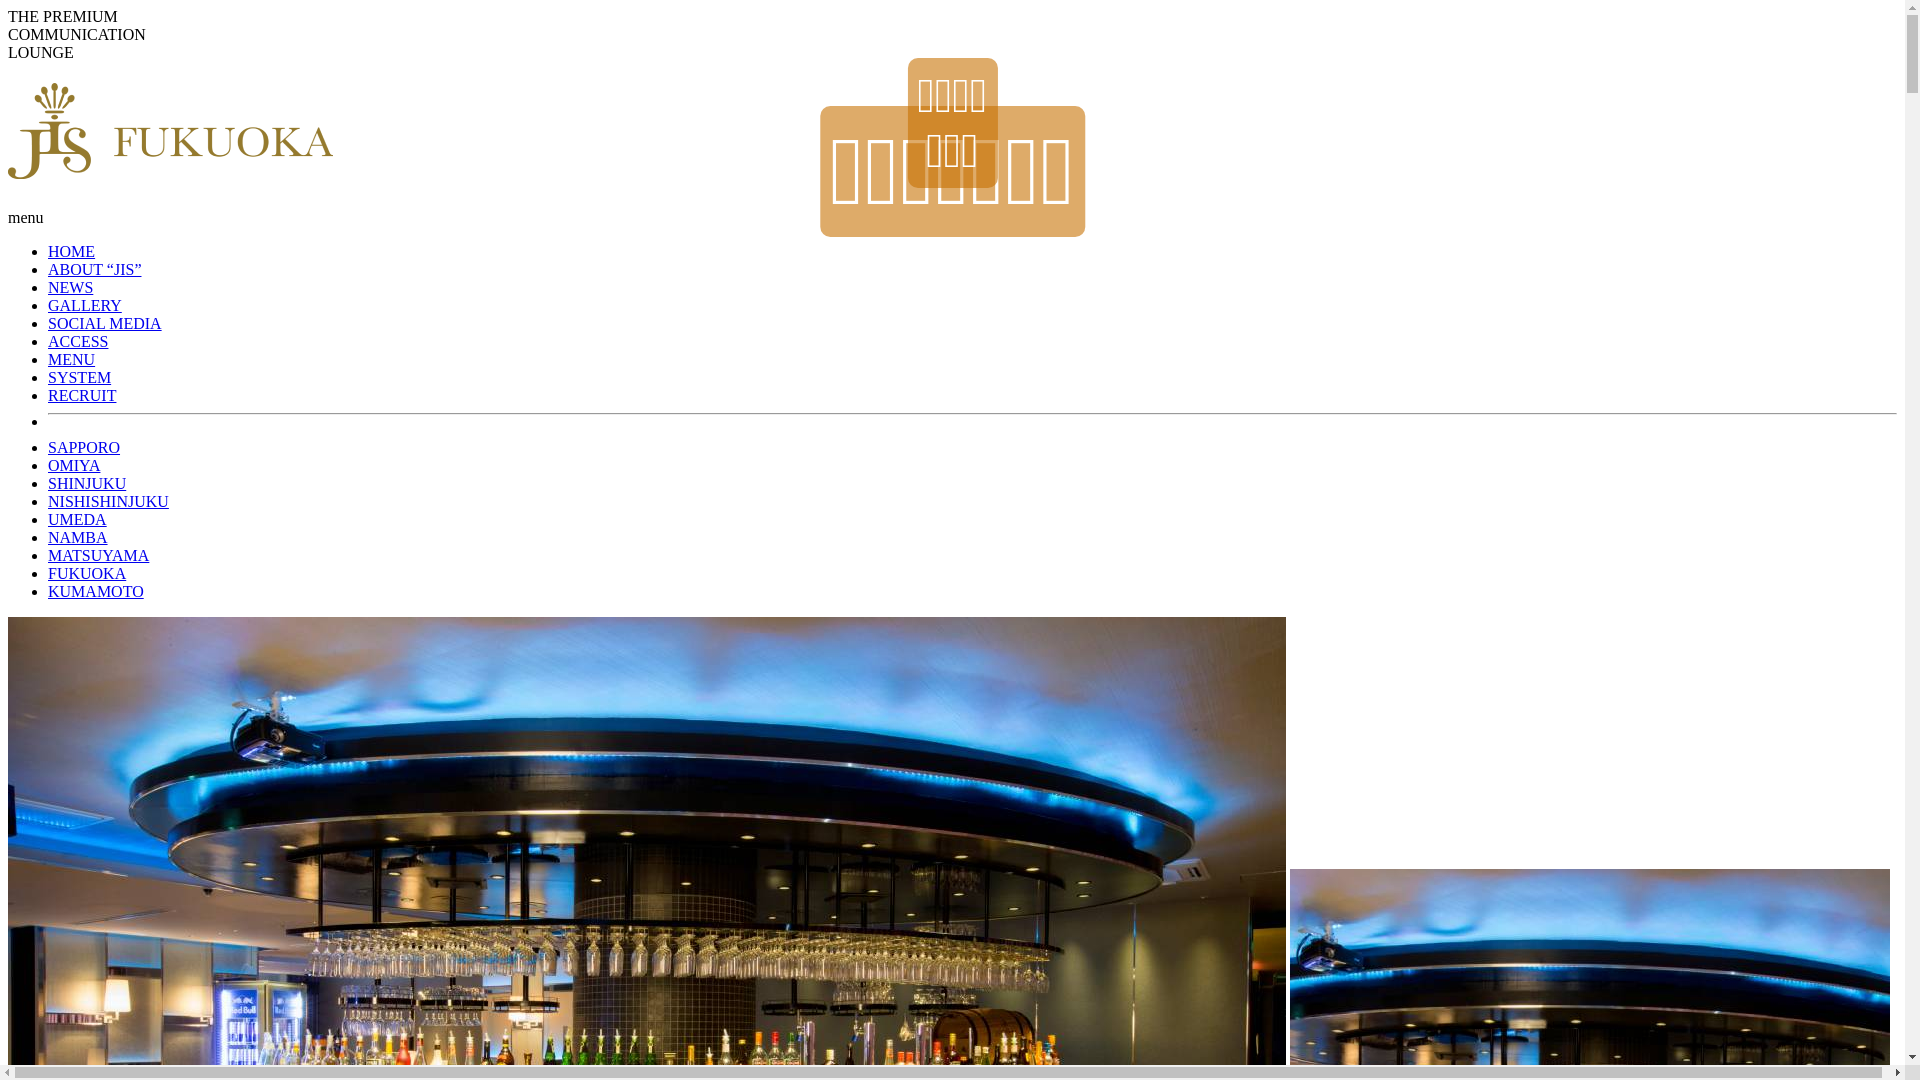  What do you see at coordinates (48, 555) in the screenshot?
I see `'MATSUYAMA'` at bounding box center [48, 555].